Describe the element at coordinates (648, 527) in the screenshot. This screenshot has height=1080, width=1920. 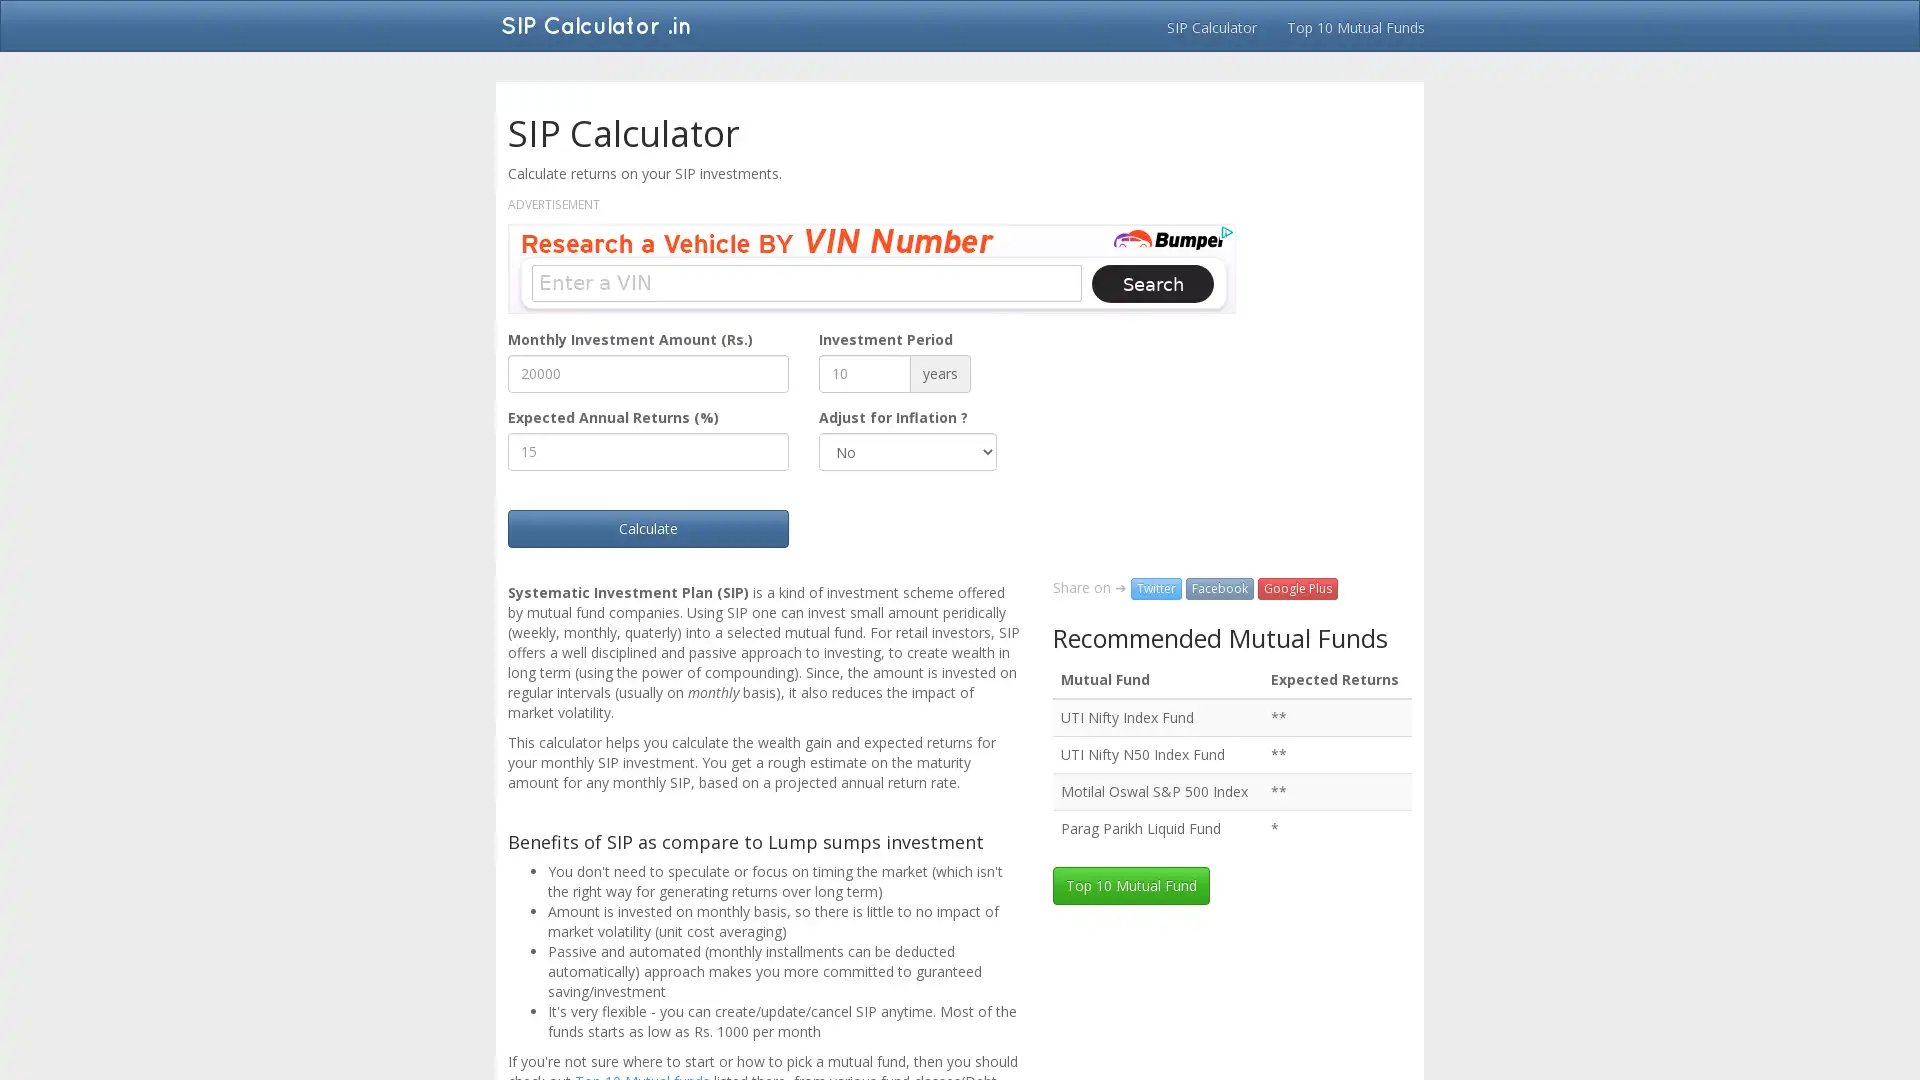
I see `Calculate` at that location.